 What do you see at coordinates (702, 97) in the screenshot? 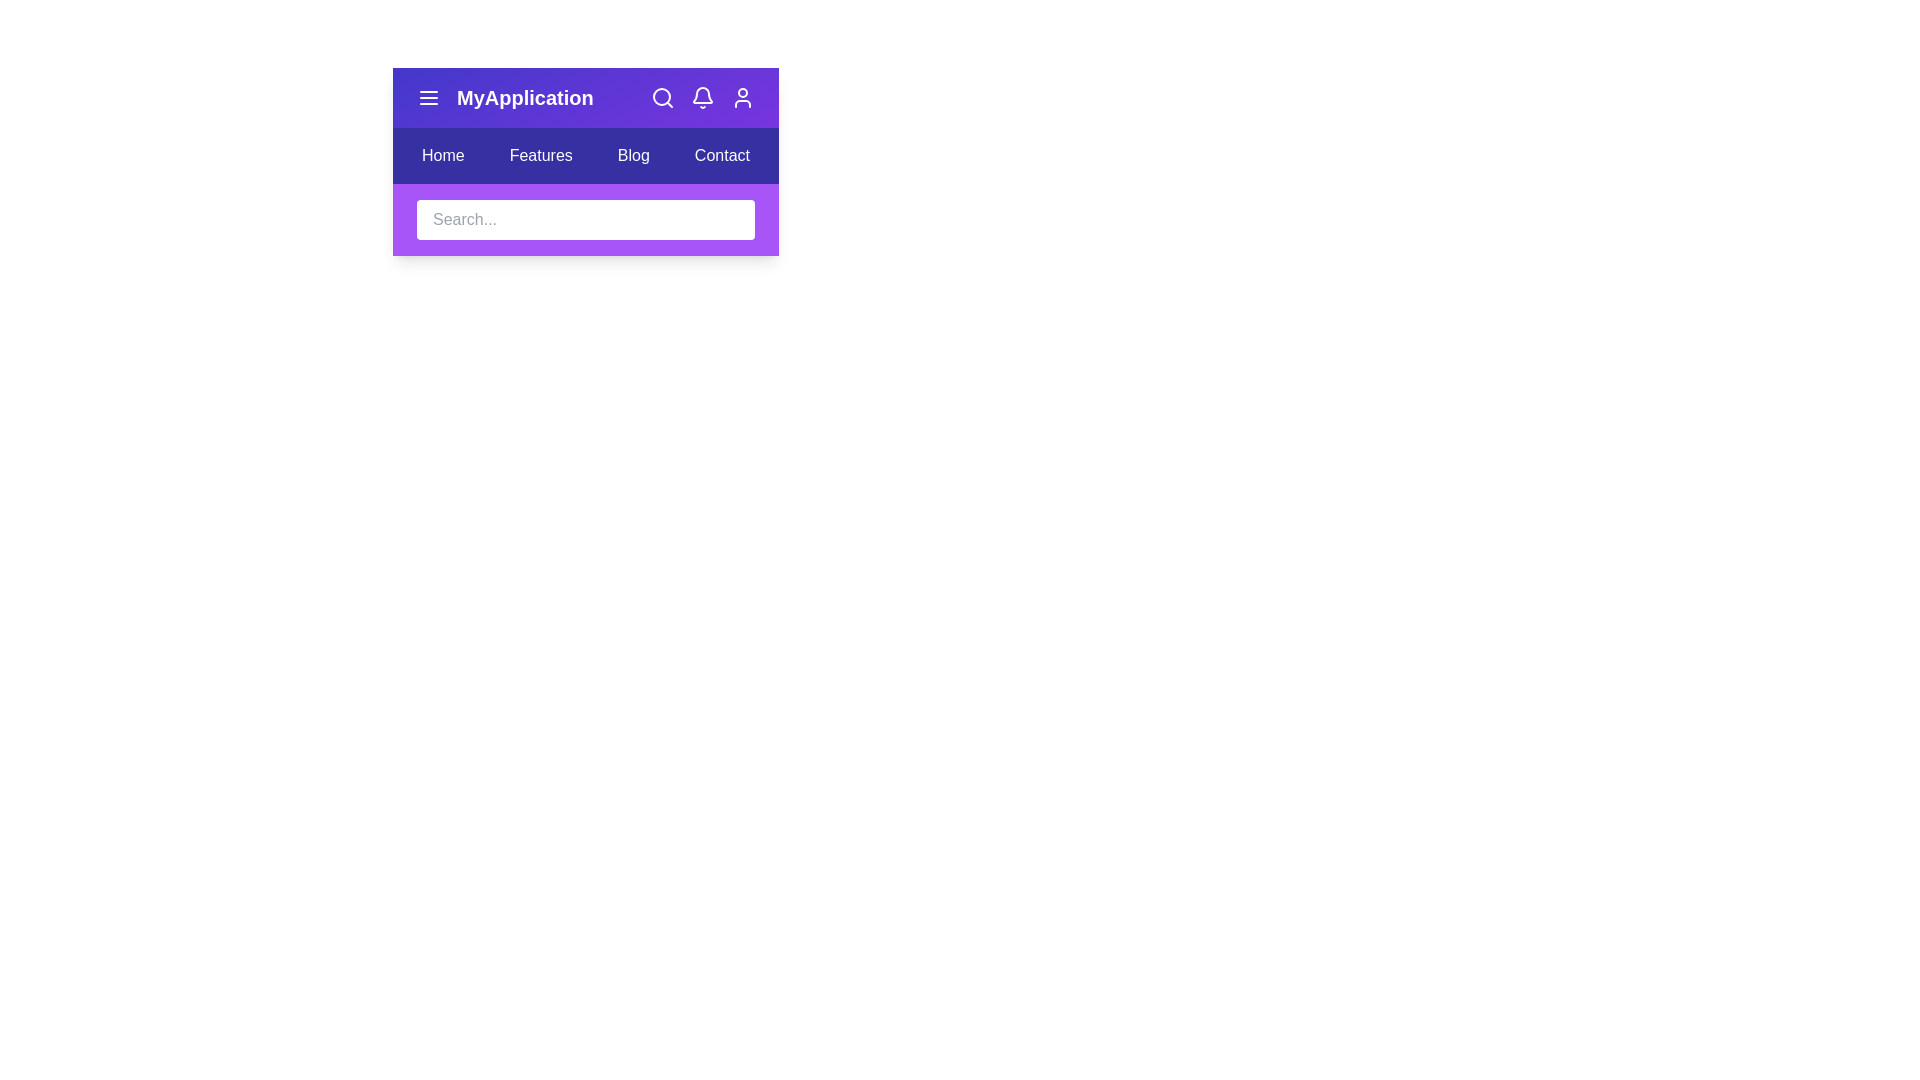
I see `the interactive element bell_icon` at bounding box center [702, 97].